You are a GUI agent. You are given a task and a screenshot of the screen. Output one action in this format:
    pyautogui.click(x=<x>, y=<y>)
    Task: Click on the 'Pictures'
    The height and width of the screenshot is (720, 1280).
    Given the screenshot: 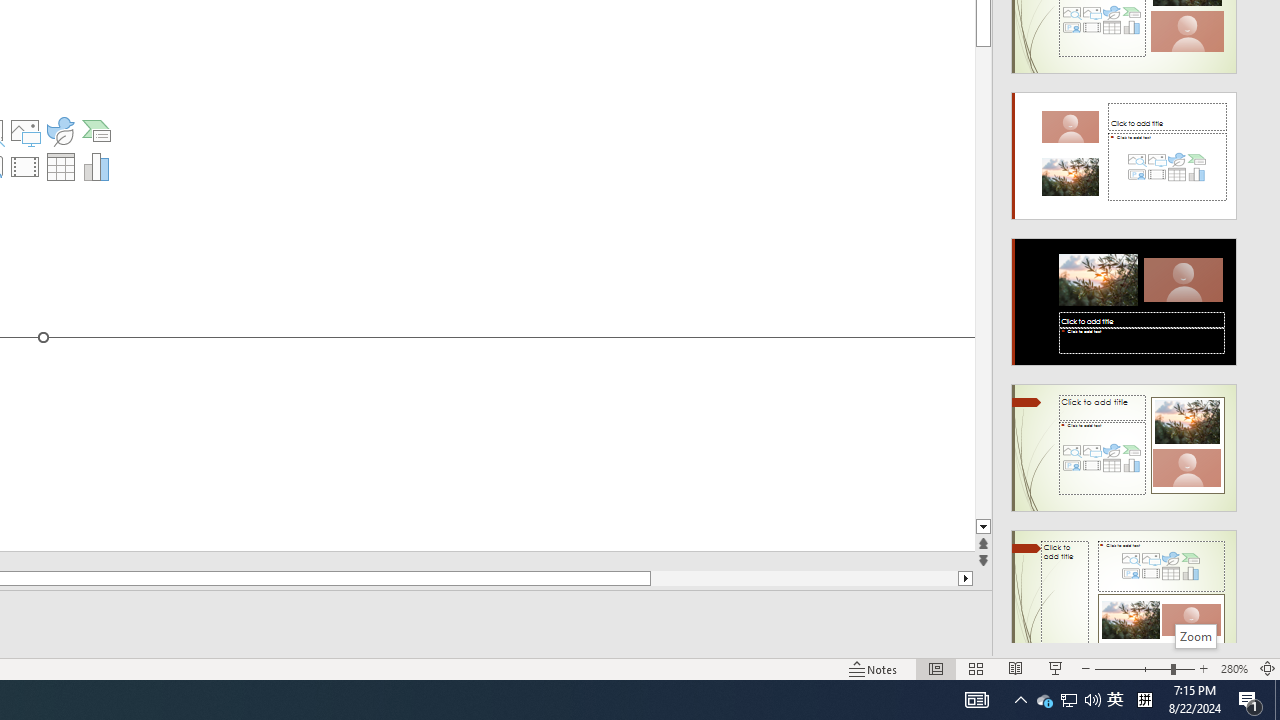 What is the action you would take?
    pyautogui.click(x=24, y=131)
    